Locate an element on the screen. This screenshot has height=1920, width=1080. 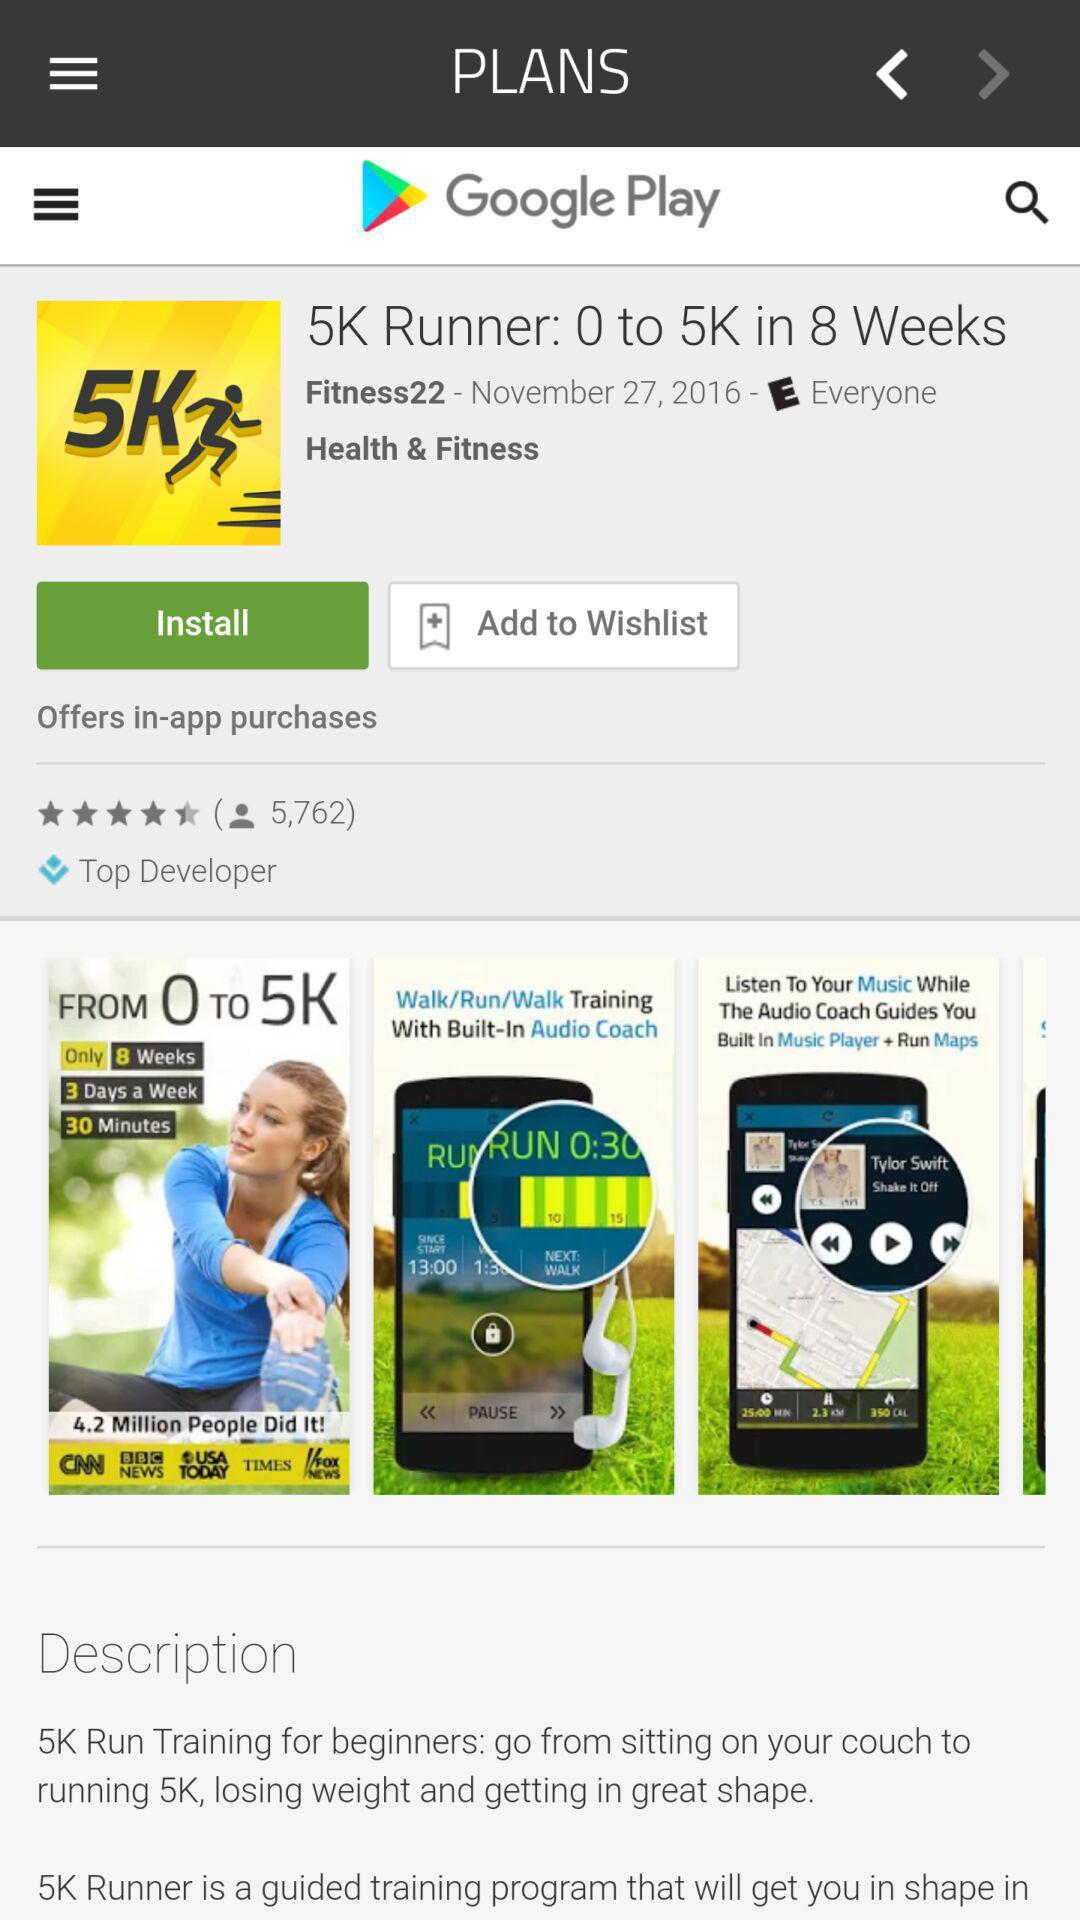
got to next plan is located at coordinates (993, 73).